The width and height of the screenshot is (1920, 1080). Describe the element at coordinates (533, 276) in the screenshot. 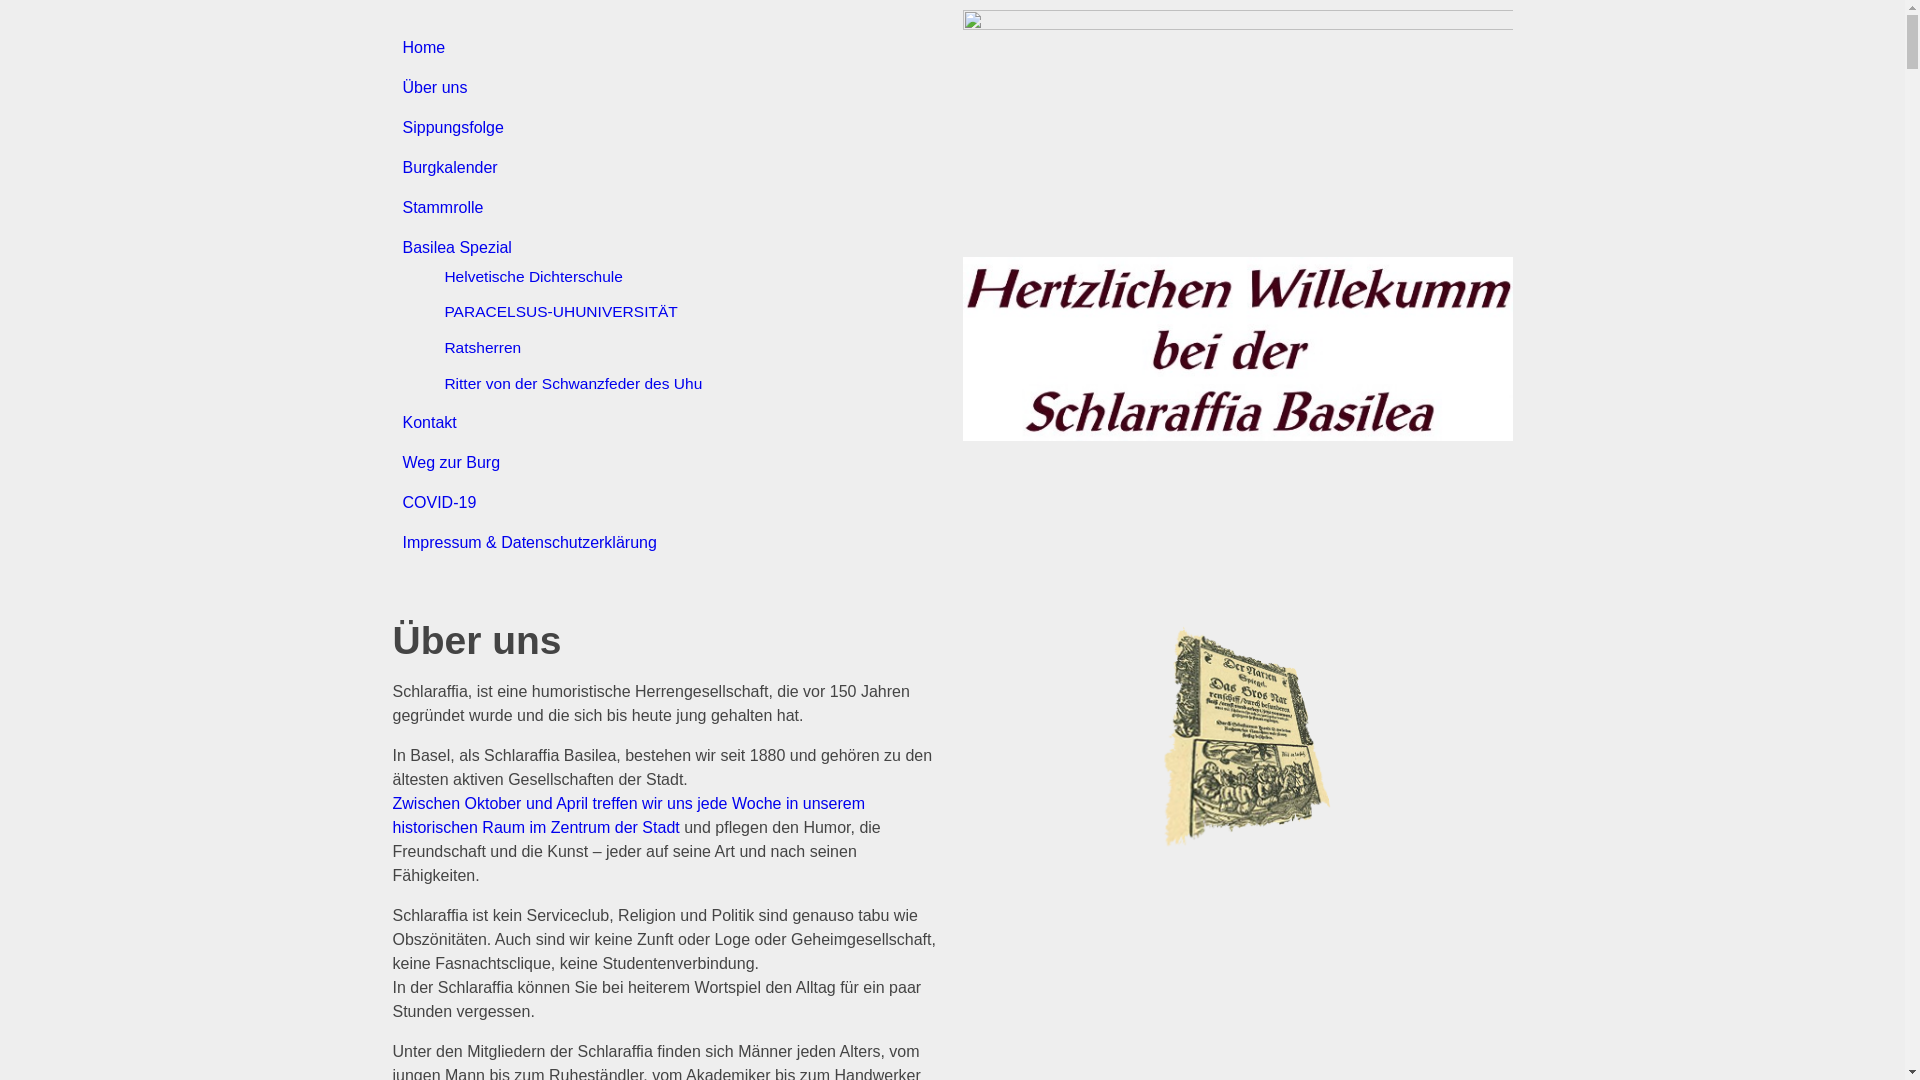

I see `'Helvetische Dichterschule'` at that location.